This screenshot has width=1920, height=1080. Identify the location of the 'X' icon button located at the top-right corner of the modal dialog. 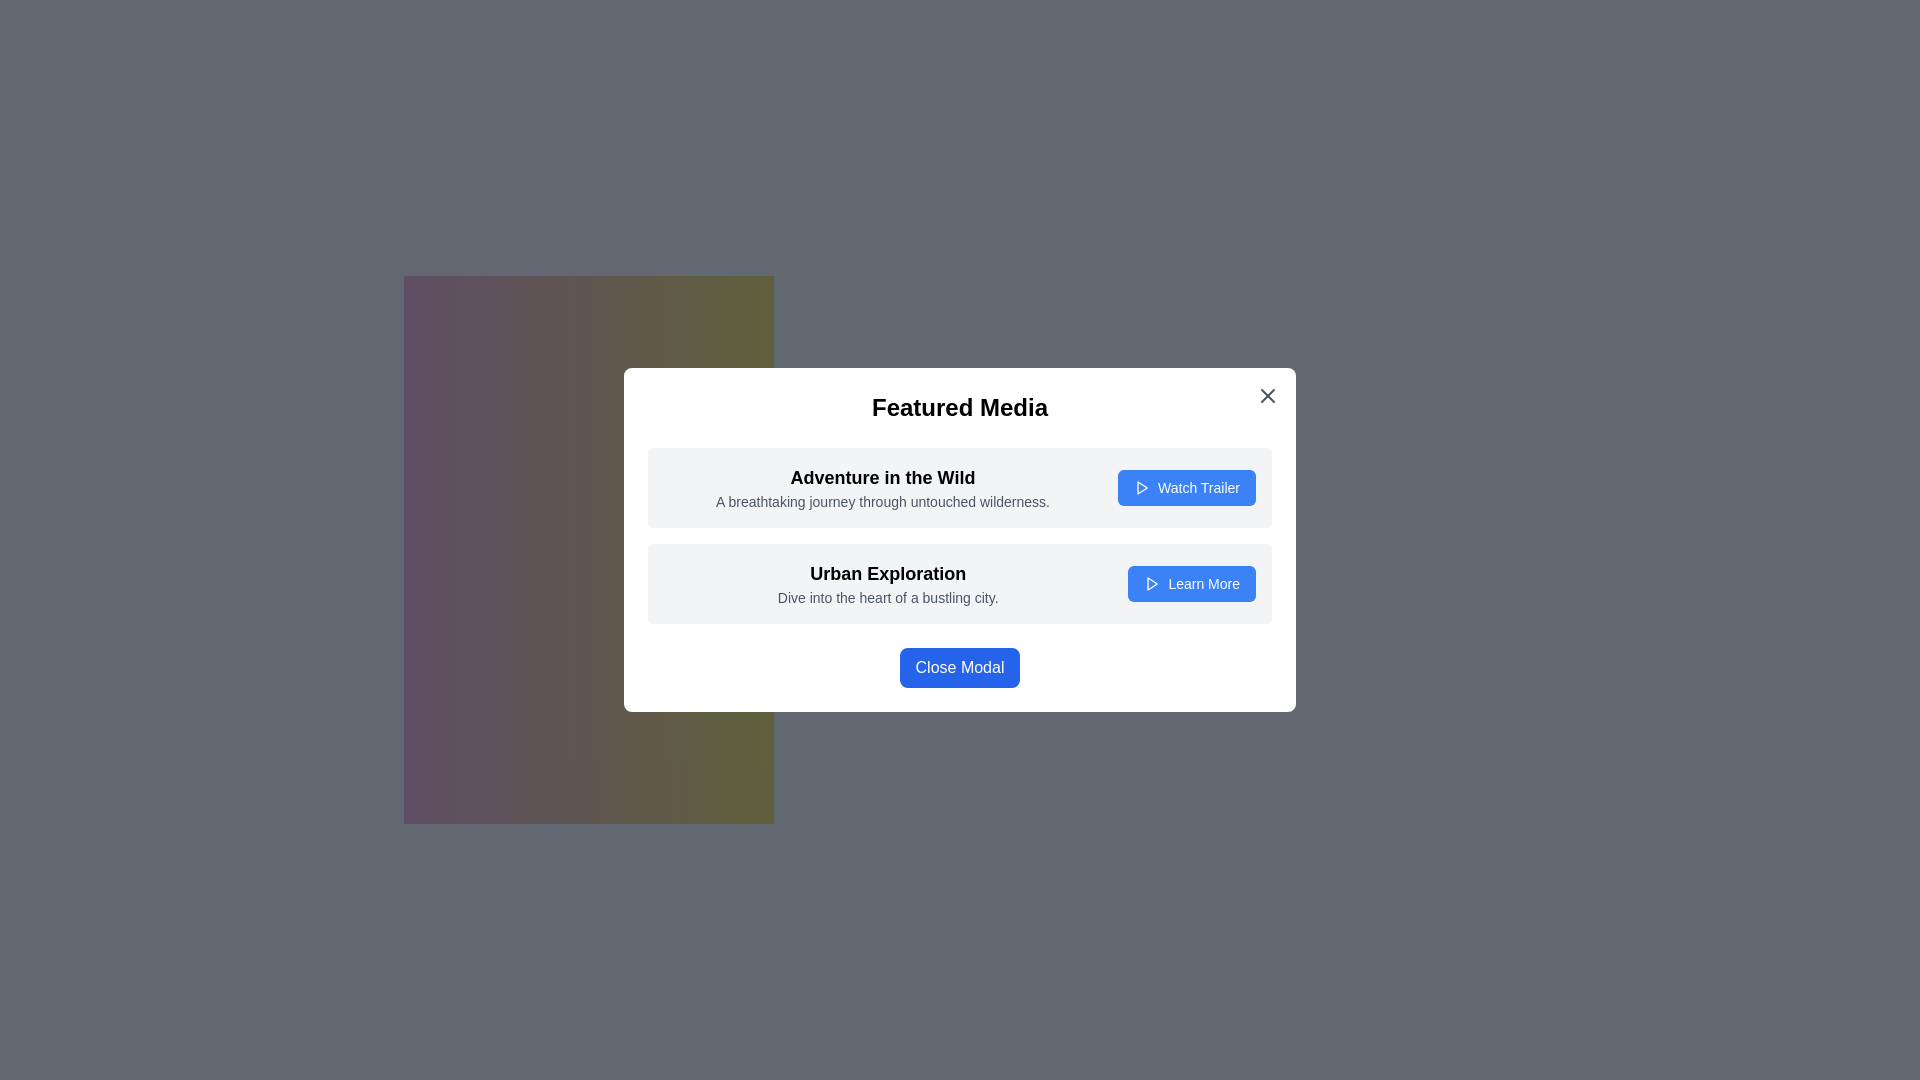
(1266, 396).